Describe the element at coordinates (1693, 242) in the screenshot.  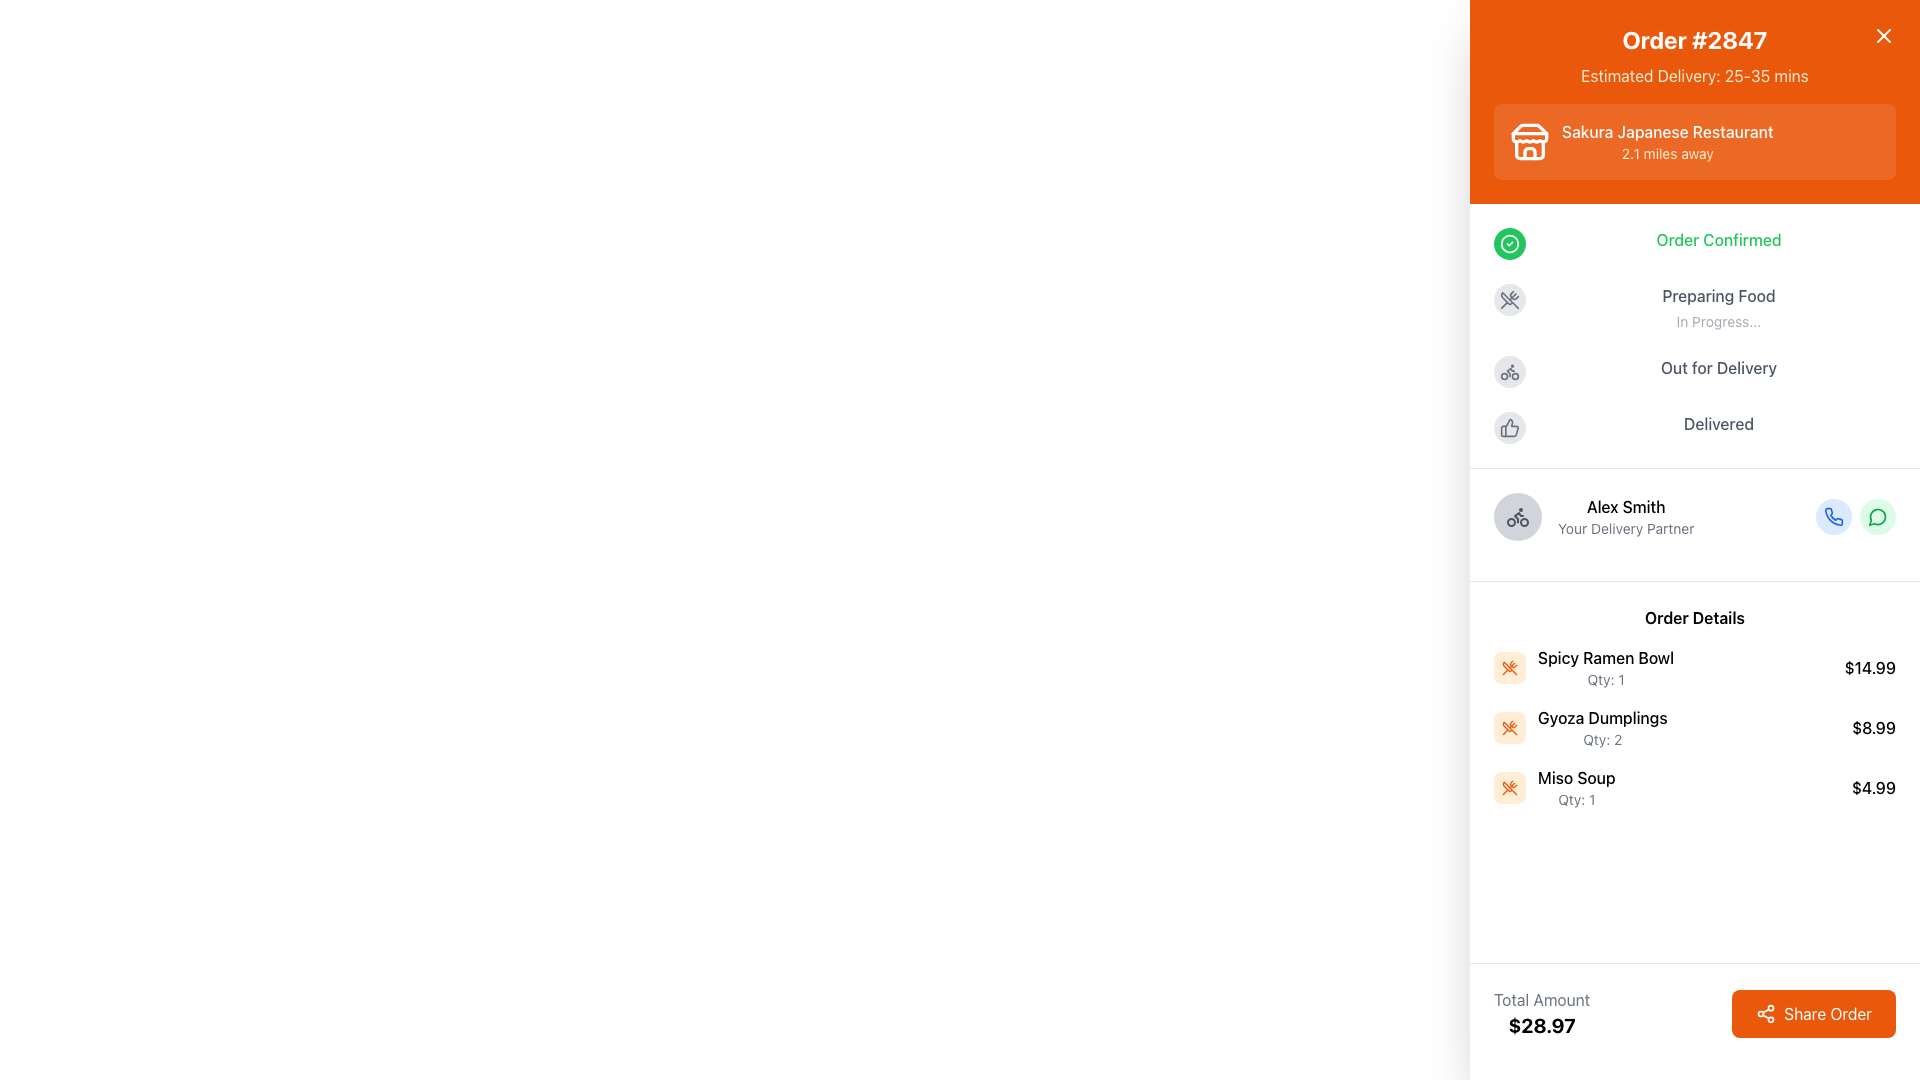
I see `status text from the first status indicator in the order tracking panel that shows the order confirmation status` at that location.